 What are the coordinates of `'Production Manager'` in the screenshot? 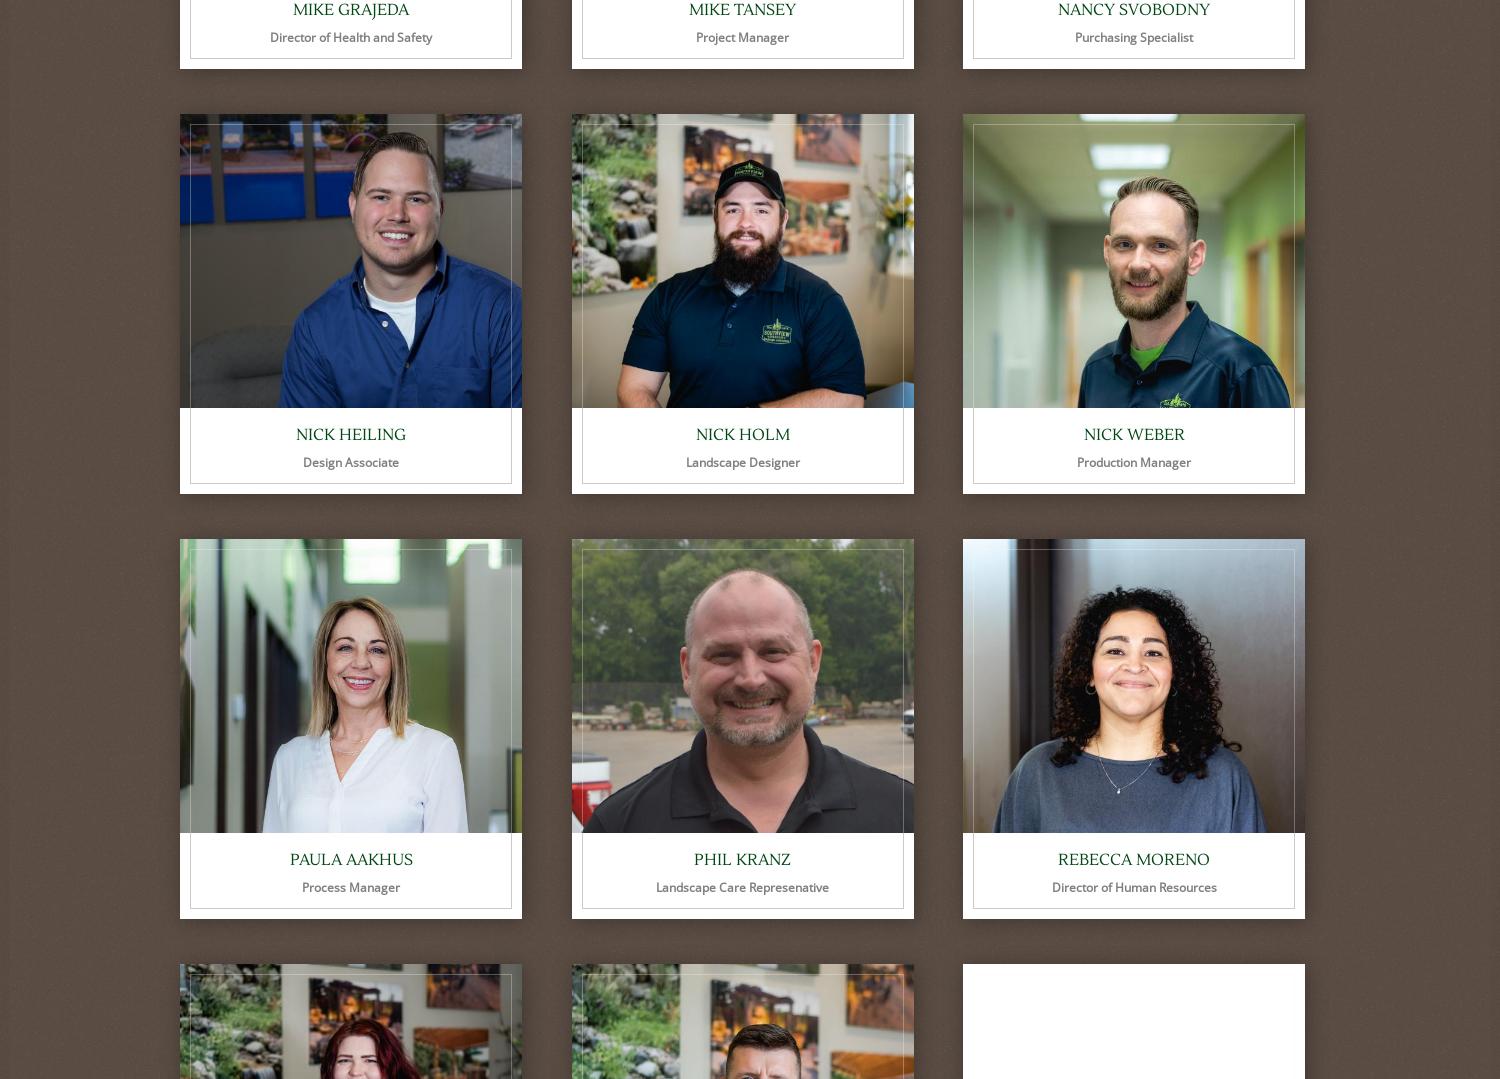 It's located at (1134, 461).